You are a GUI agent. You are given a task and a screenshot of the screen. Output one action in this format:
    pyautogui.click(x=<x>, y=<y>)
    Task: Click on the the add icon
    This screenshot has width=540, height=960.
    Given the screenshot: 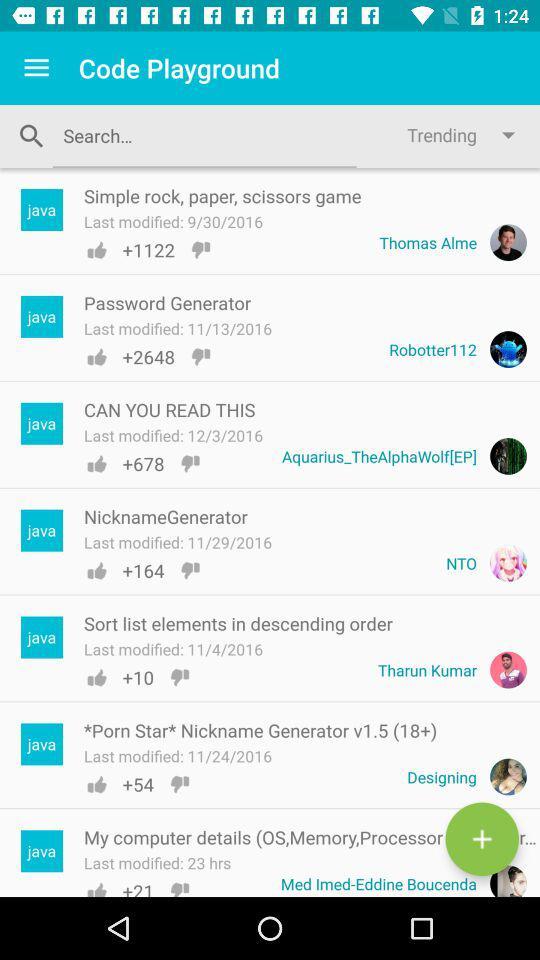 What is the action you would take?
    pyautogui.click(x=481, y=839)
    